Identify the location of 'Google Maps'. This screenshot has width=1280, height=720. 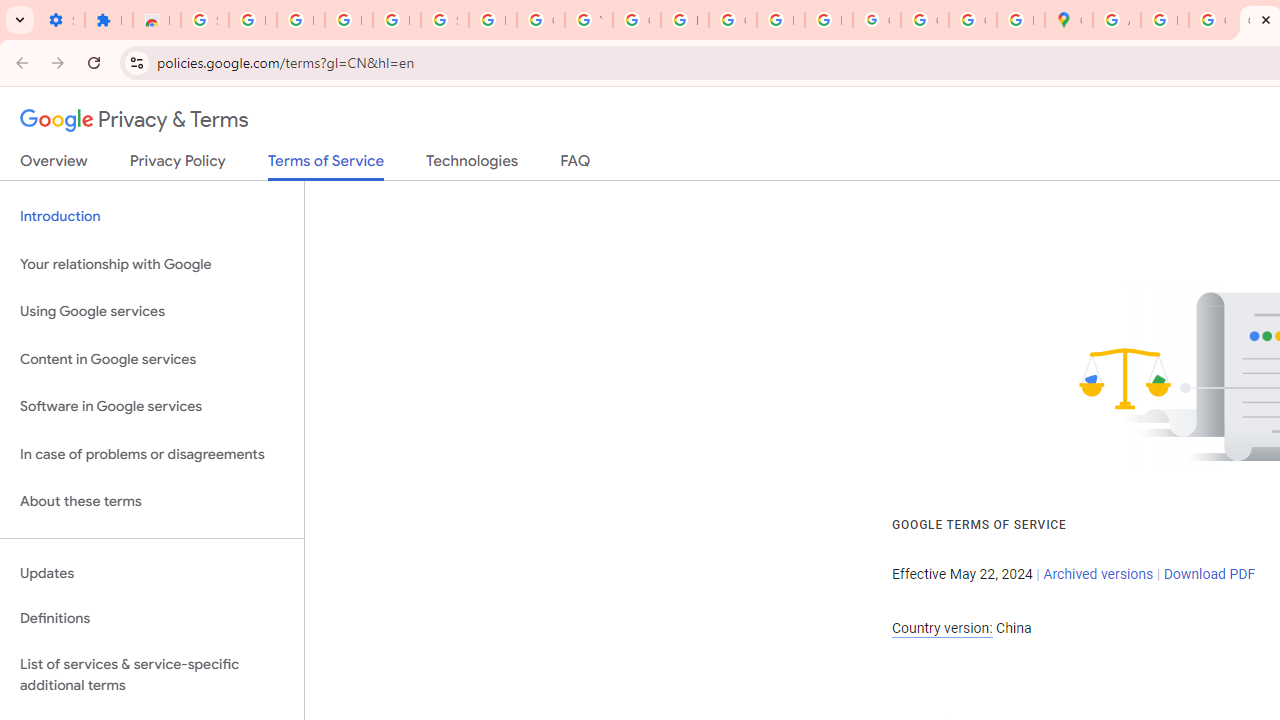
(1067, 20).